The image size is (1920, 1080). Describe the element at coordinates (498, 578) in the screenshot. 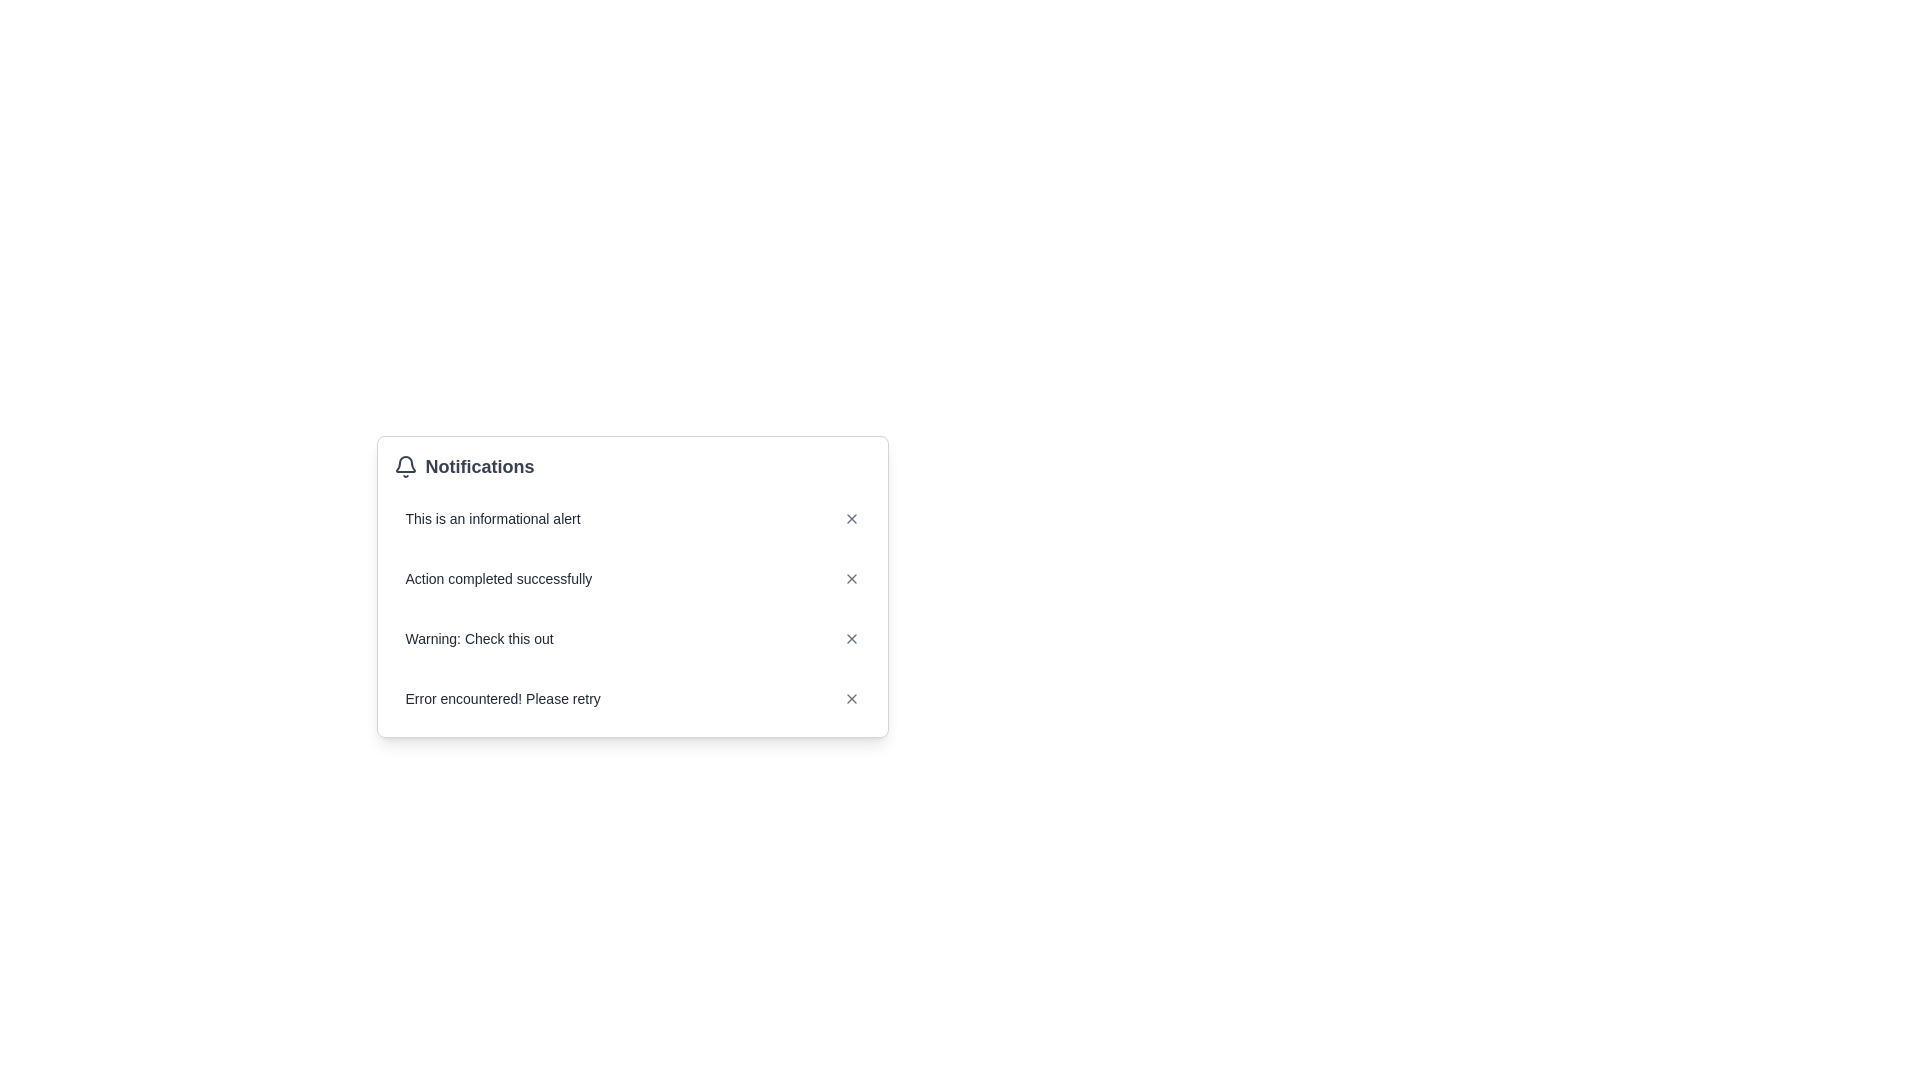

I see `the Text Label that displays a confirmation notification, located in the second notification card with a green background` at that location.